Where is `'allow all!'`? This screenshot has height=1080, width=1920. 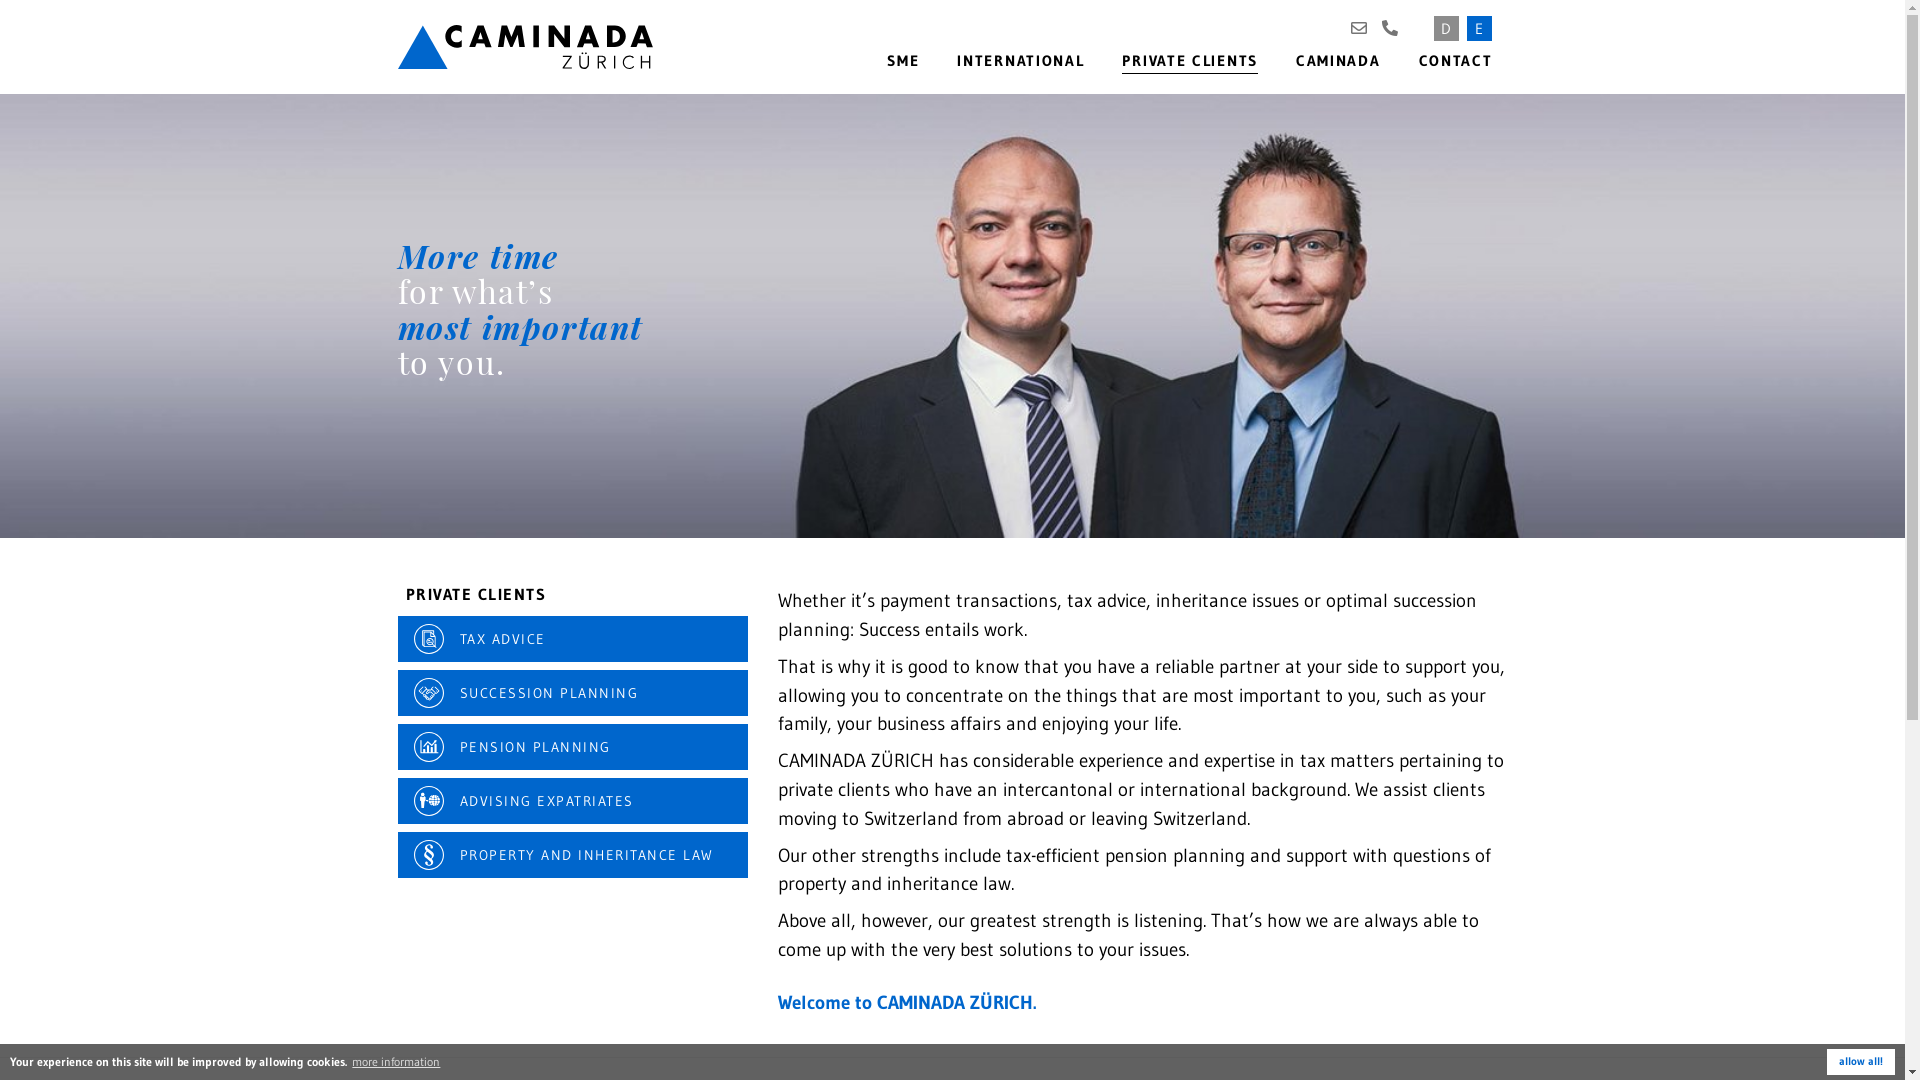 'allow all!' is located at coordinates (1860, 1060).